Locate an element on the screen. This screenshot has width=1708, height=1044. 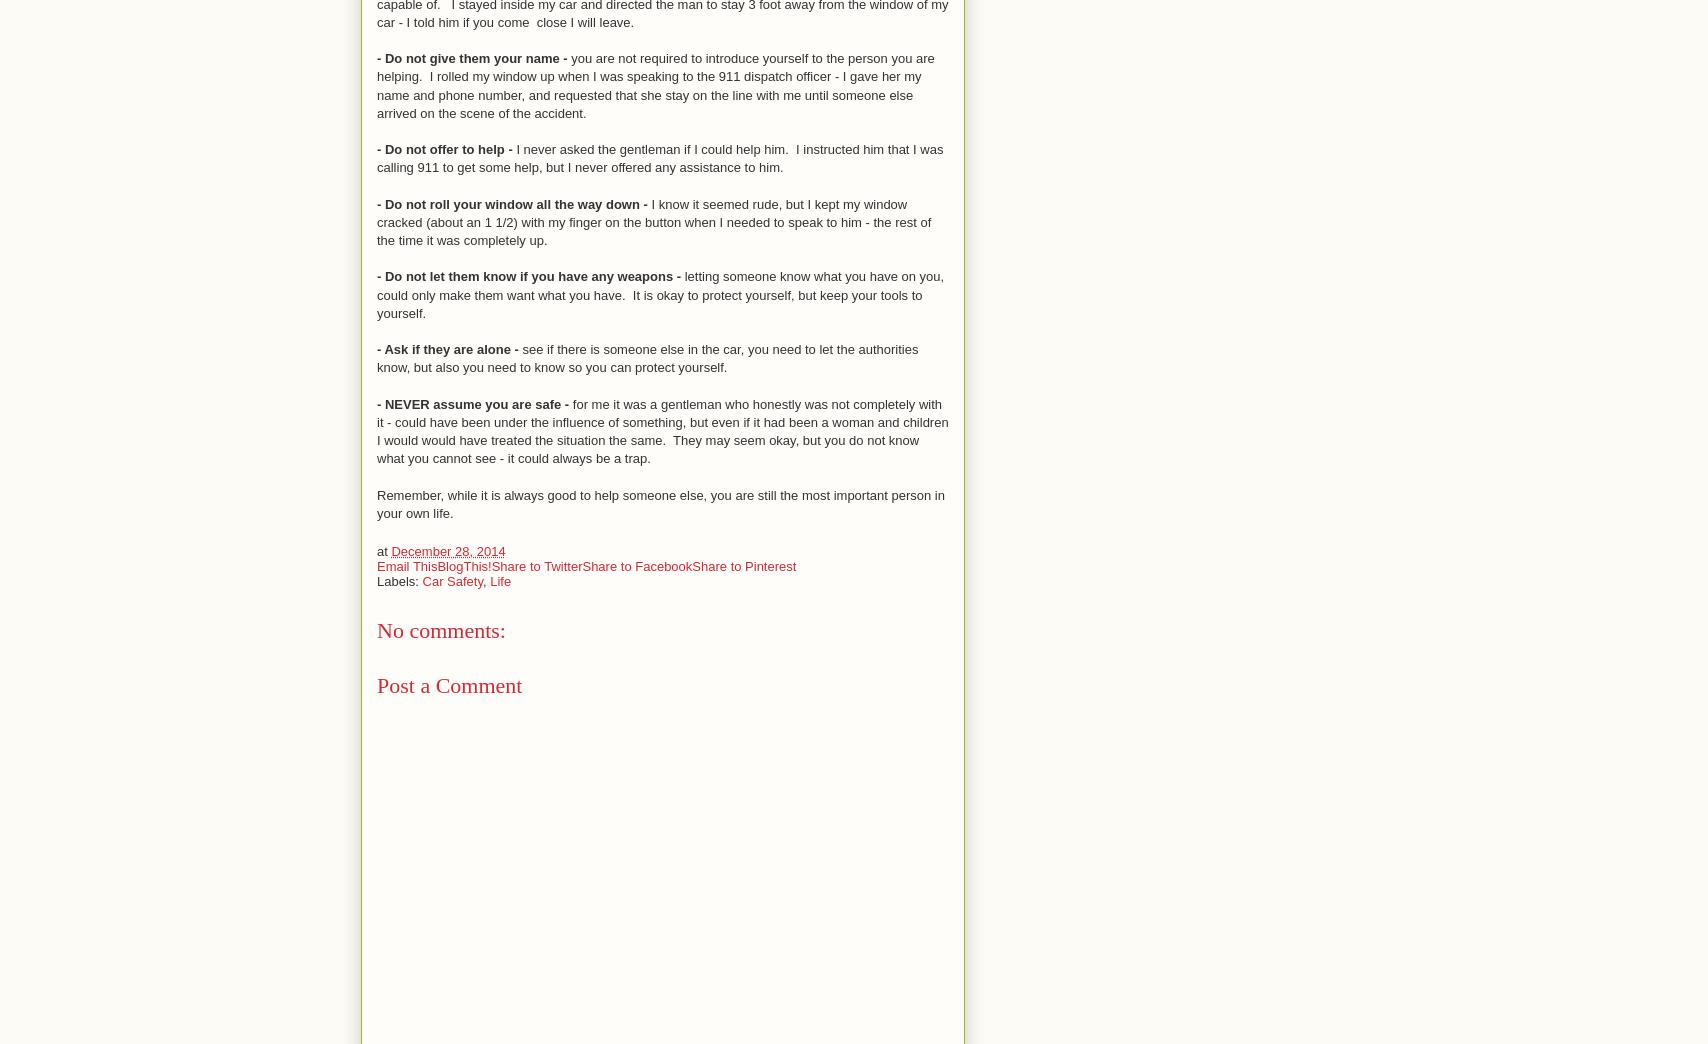
'No comments:' is located at coordinates (441, 629).